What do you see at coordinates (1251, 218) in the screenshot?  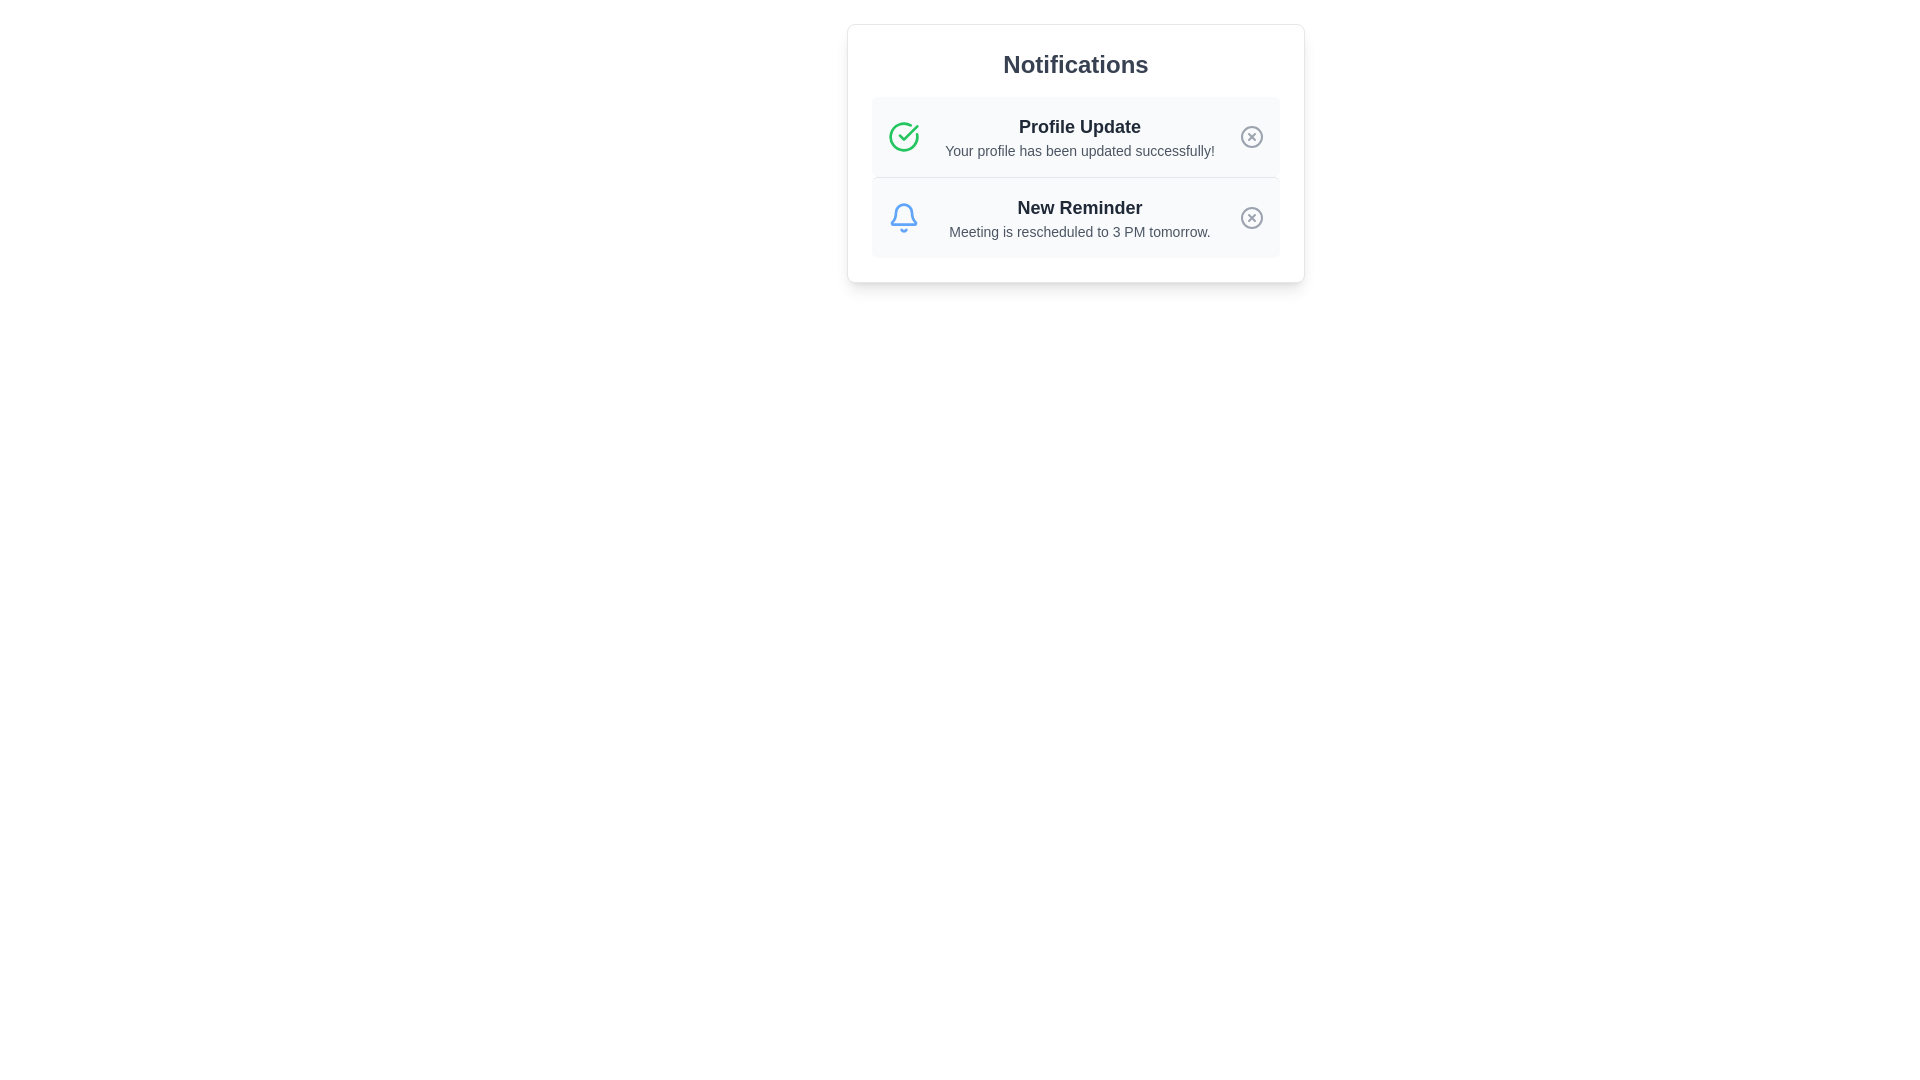 I see `the delete button located at the right end of the 'New Reminder' notification` at bounding box center [1251, 218].